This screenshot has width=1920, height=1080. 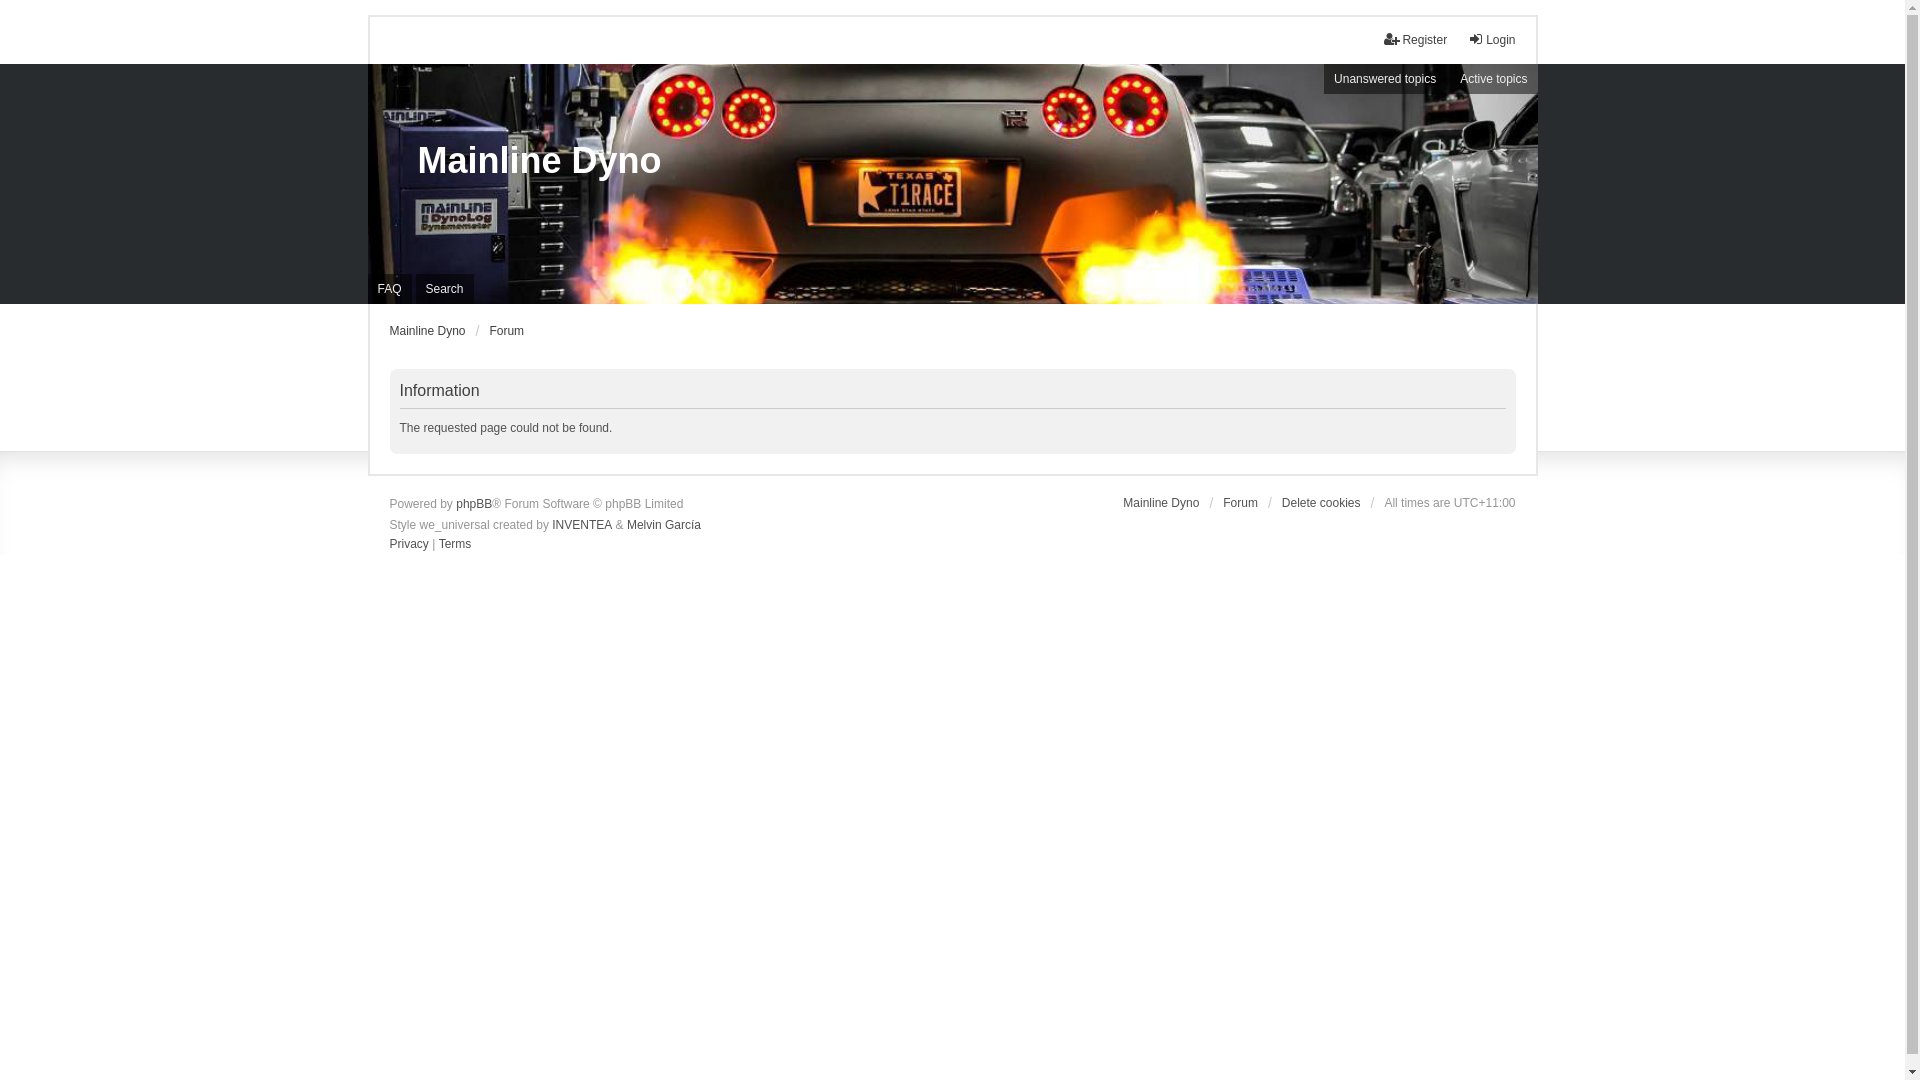 I want to click on 'Mainline Dyno', so click(x=416, y=160).